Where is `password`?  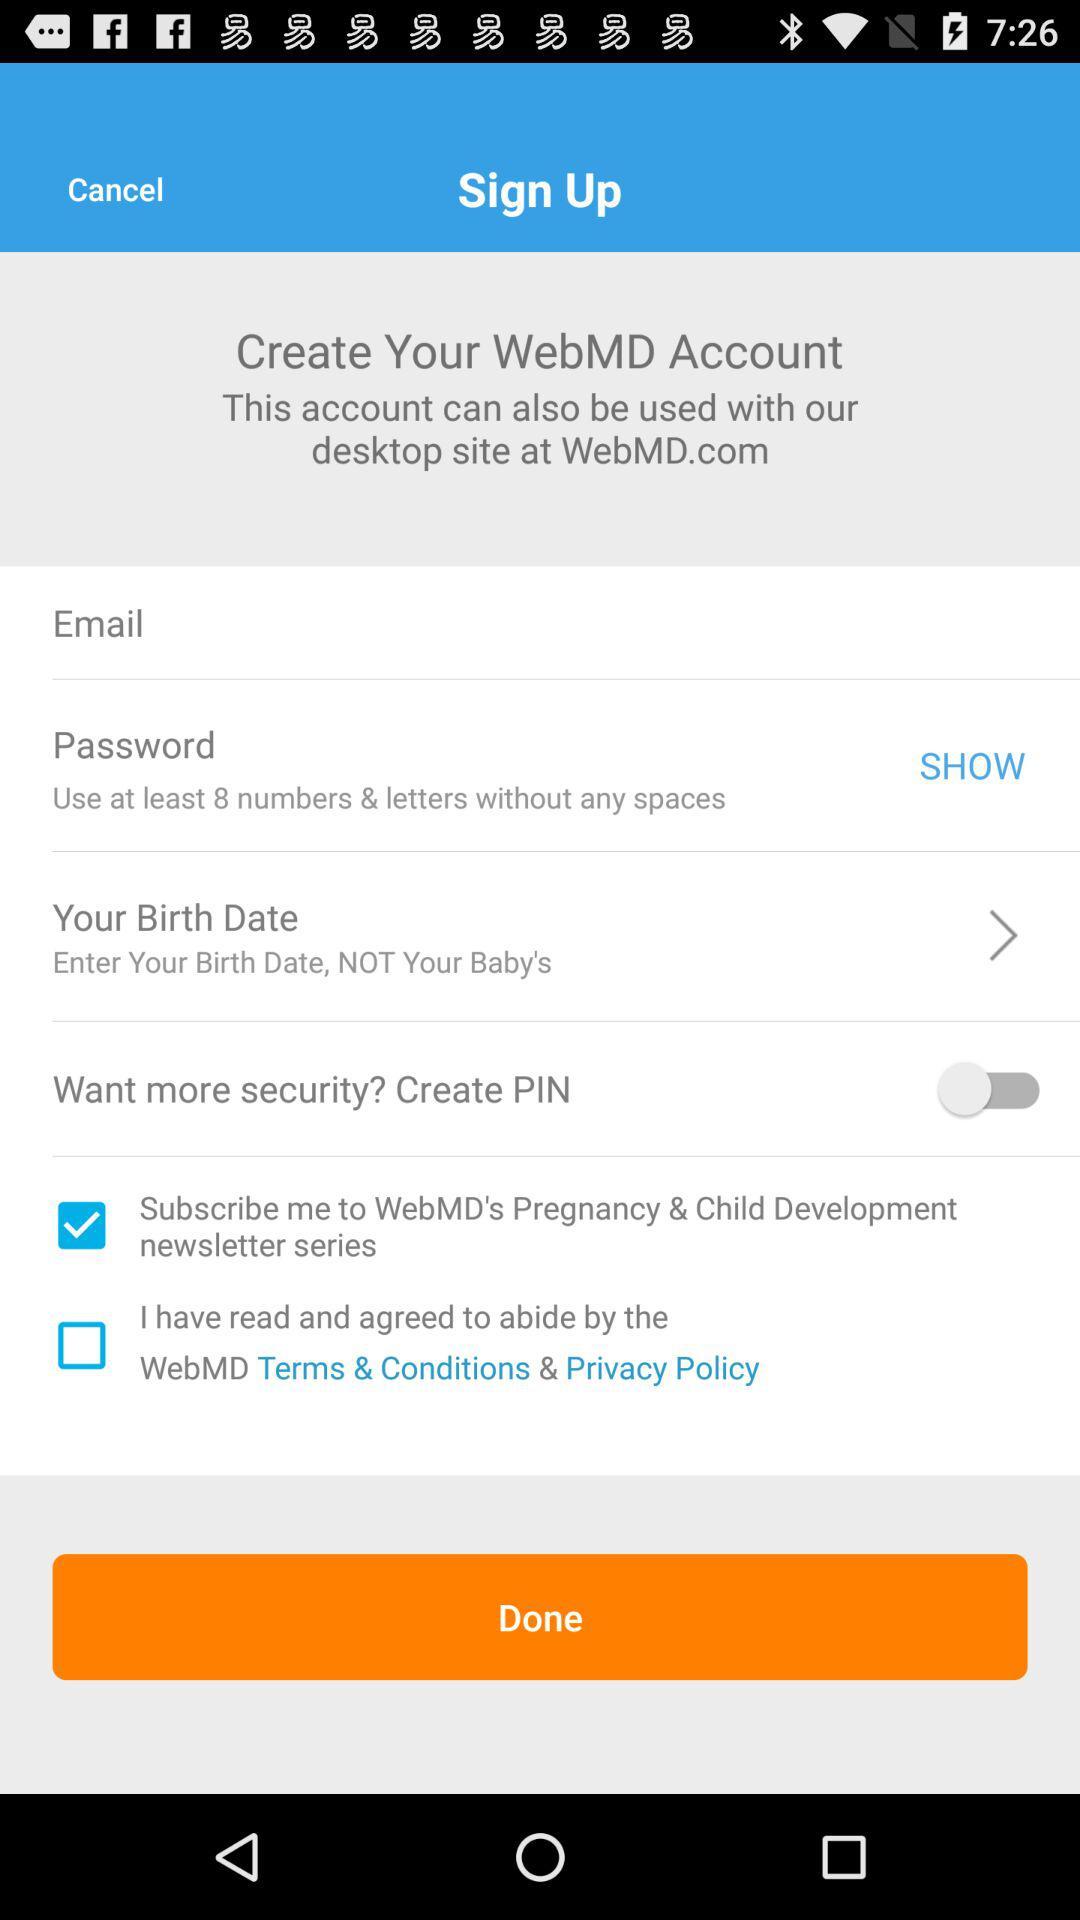 password is located at coordinates (579, 743).